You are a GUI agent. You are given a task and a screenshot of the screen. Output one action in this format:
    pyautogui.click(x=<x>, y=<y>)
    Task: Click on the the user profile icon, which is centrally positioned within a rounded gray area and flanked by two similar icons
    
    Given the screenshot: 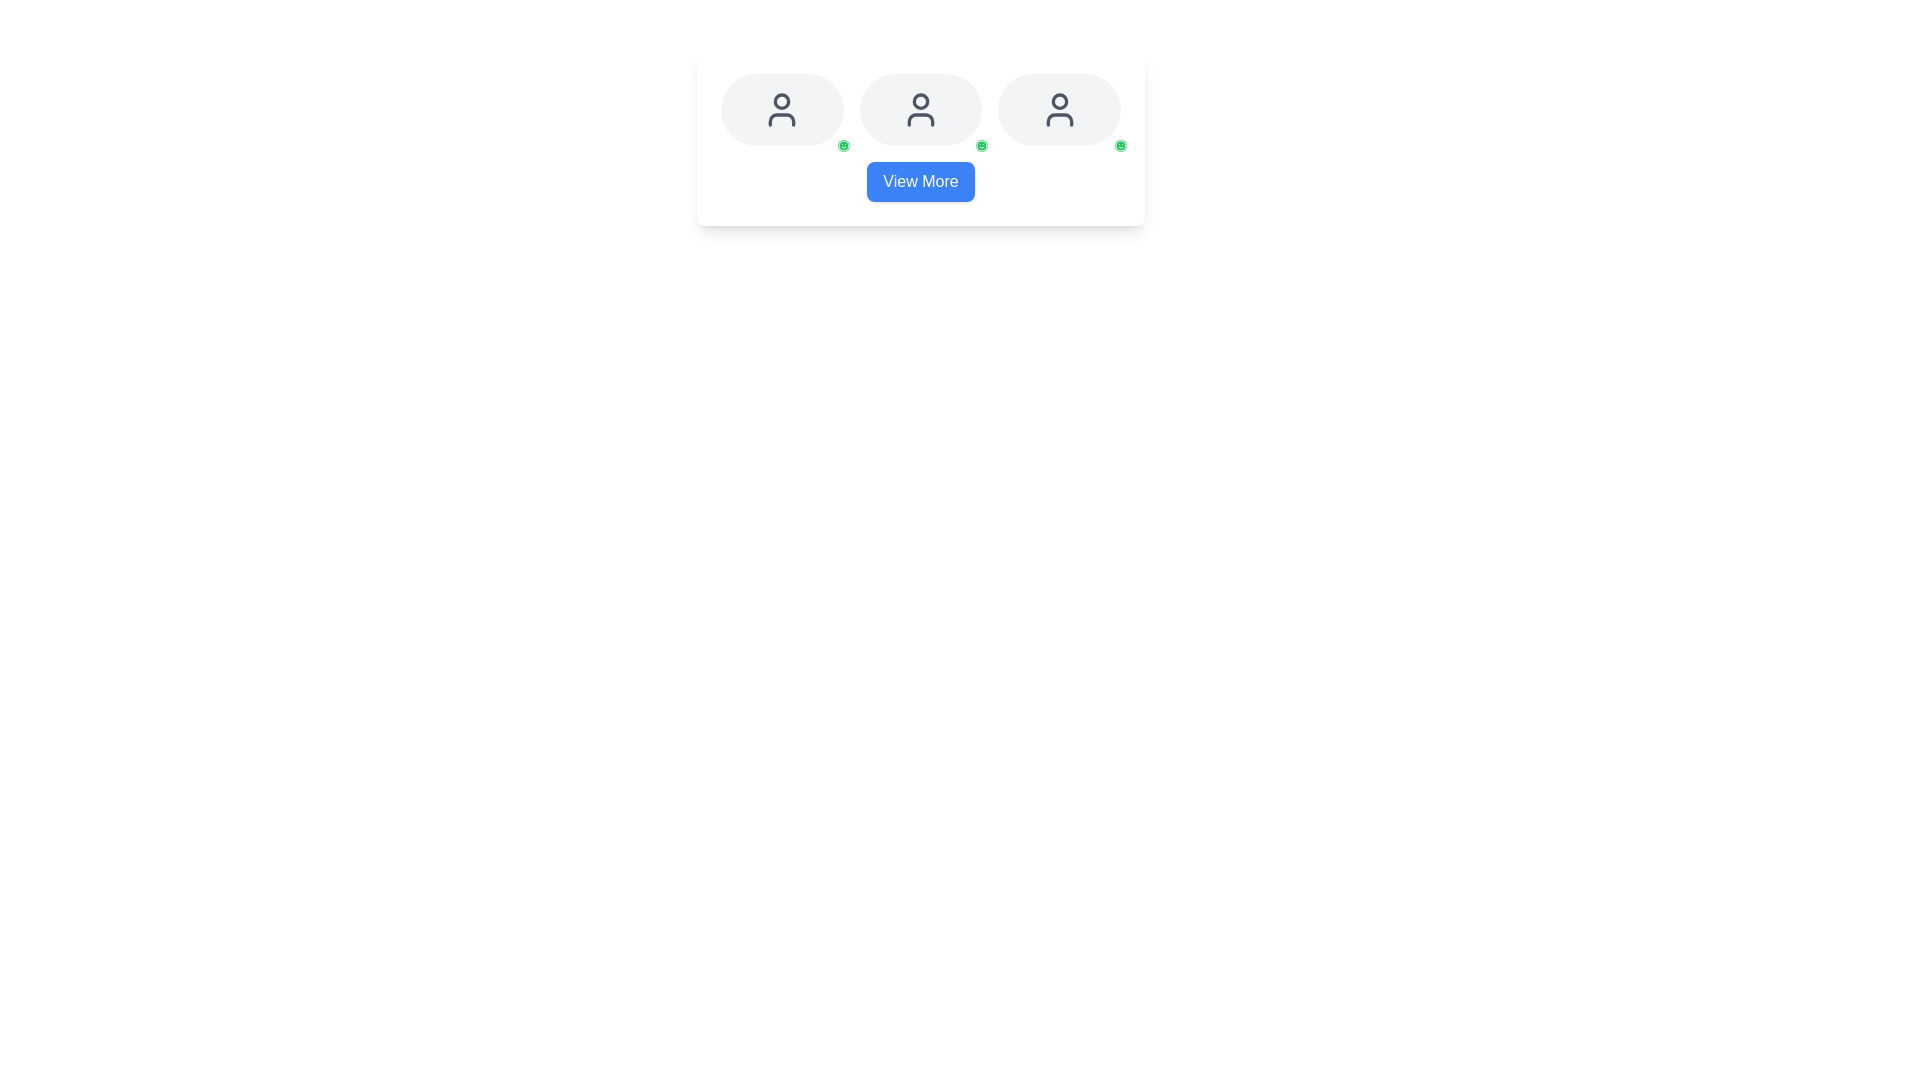 What is the action you would take?
    pyautogui.click(x=920, y=110)
    